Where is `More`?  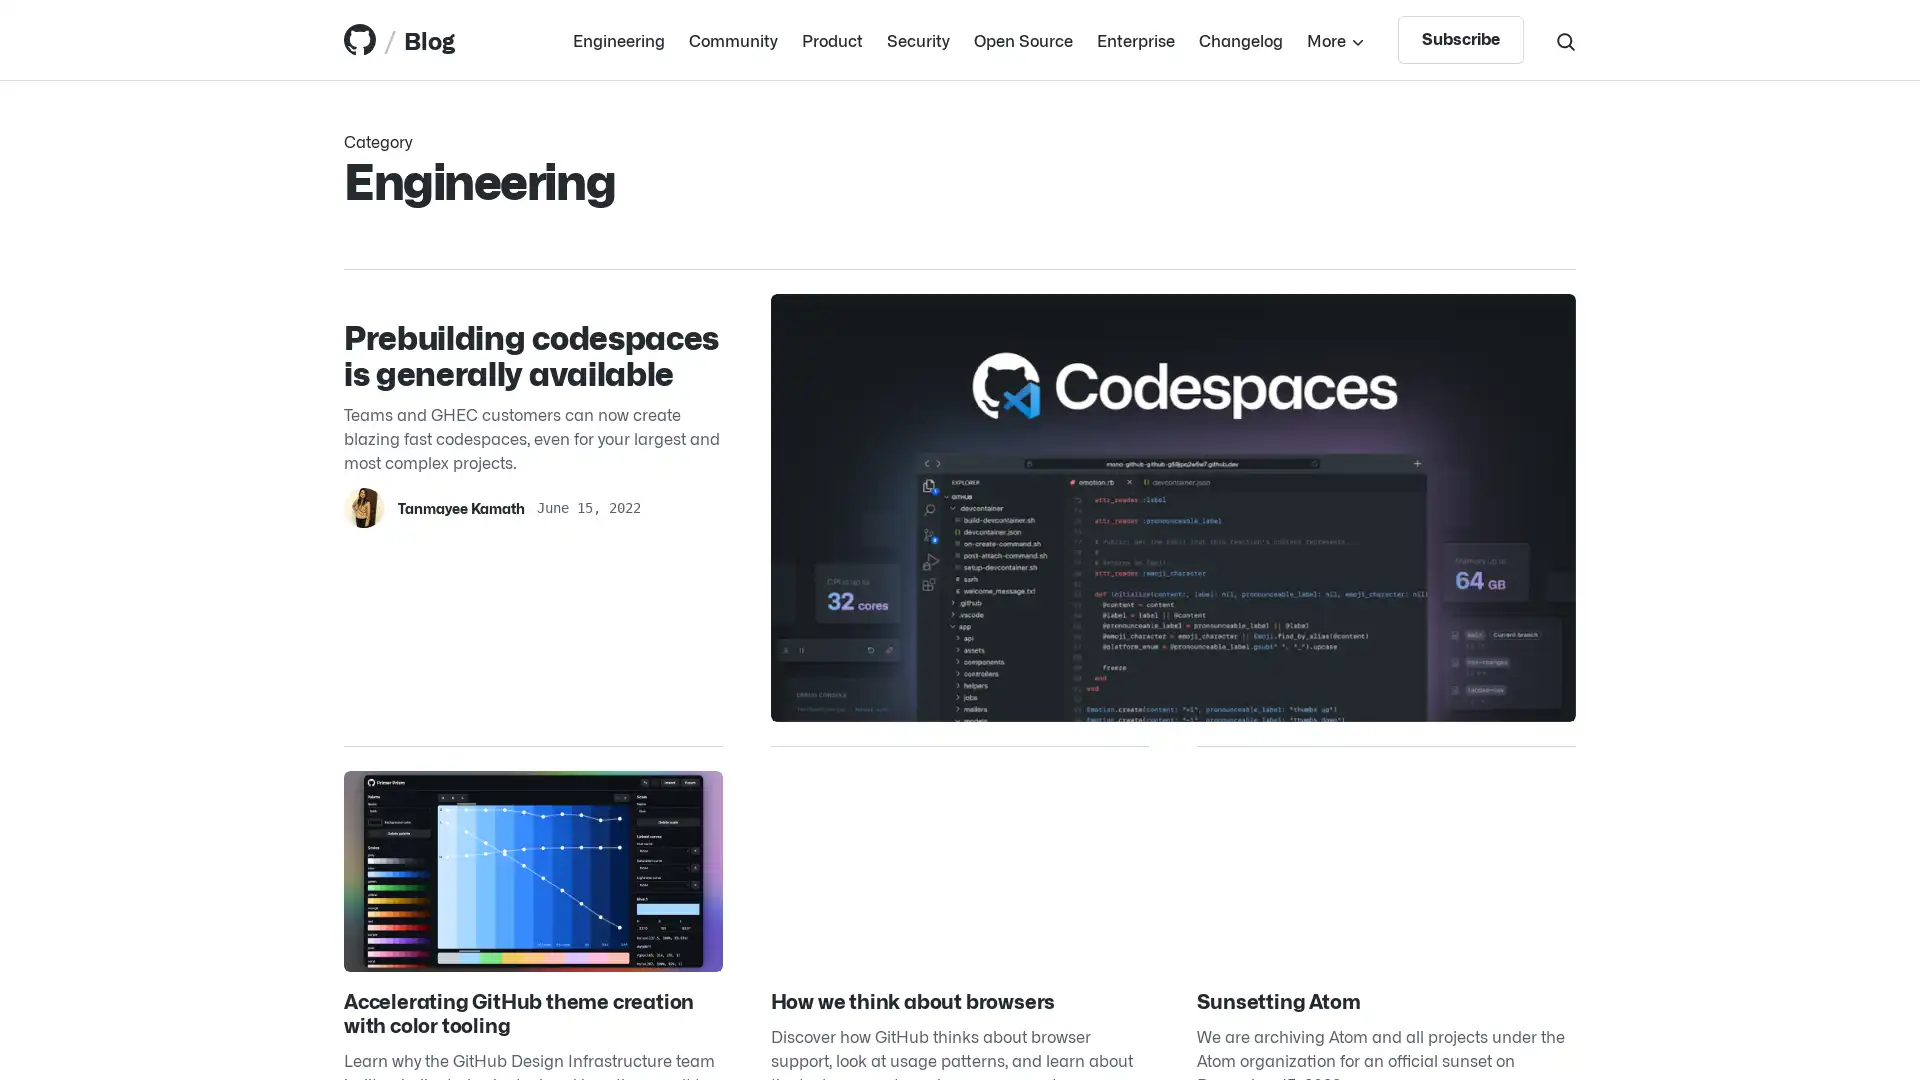
More is located at coordinates (1336, 38).